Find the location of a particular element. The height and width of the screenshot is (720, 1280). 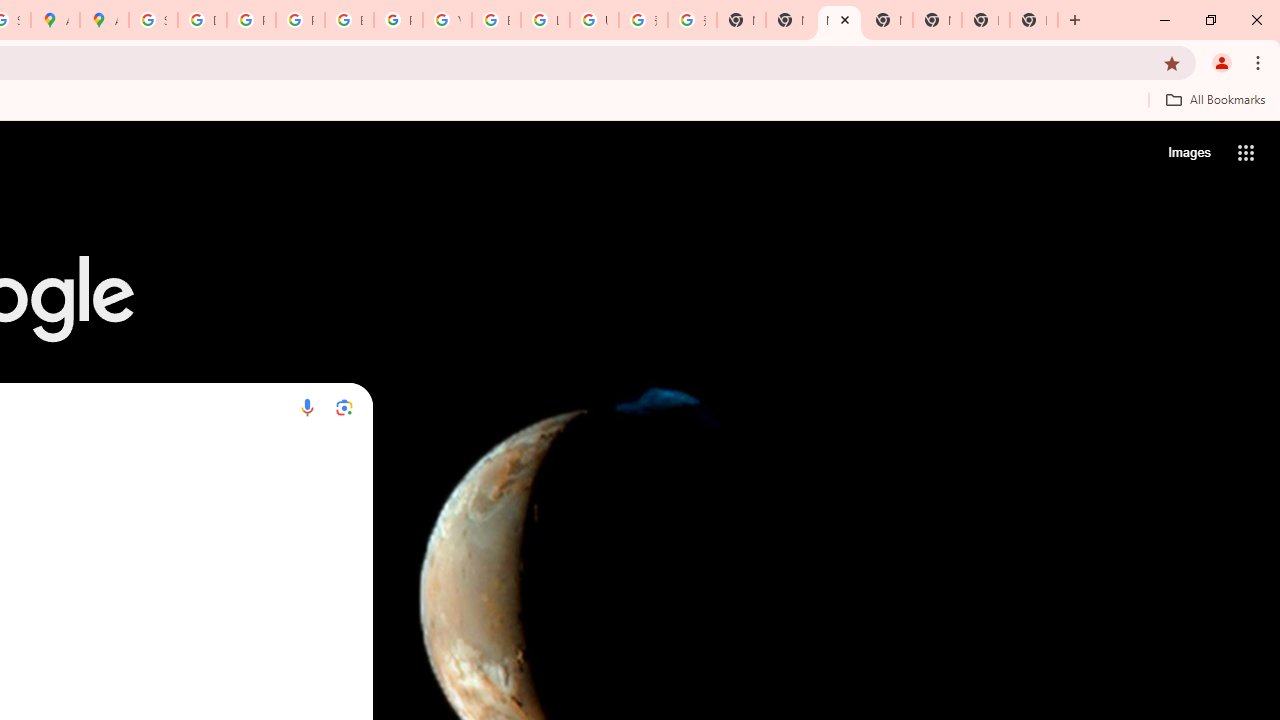

'Search by image' is located at coordinates (344, 406).